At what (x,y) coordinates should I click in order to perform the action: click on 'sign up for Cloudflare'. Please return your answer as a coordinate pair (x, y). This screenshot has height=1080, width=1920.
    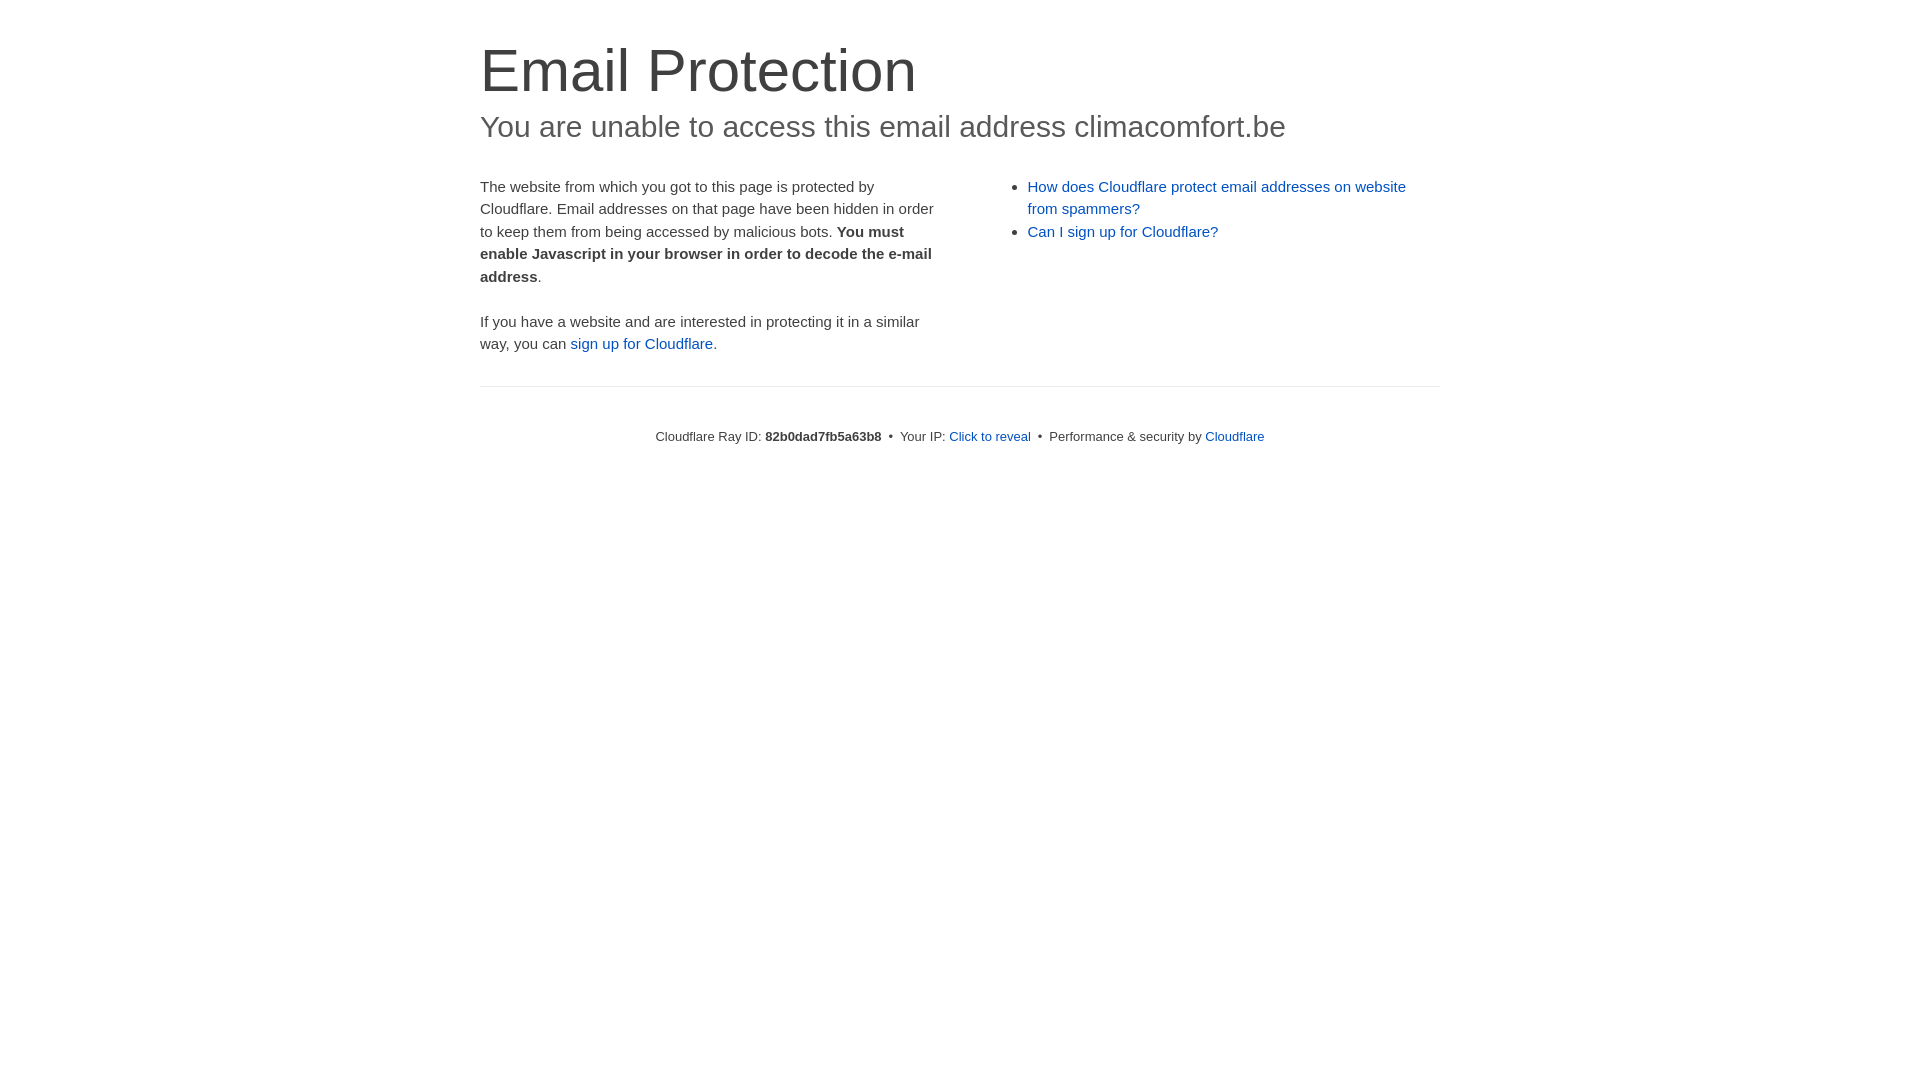
    Looking at the image, I should click on (642, 342).